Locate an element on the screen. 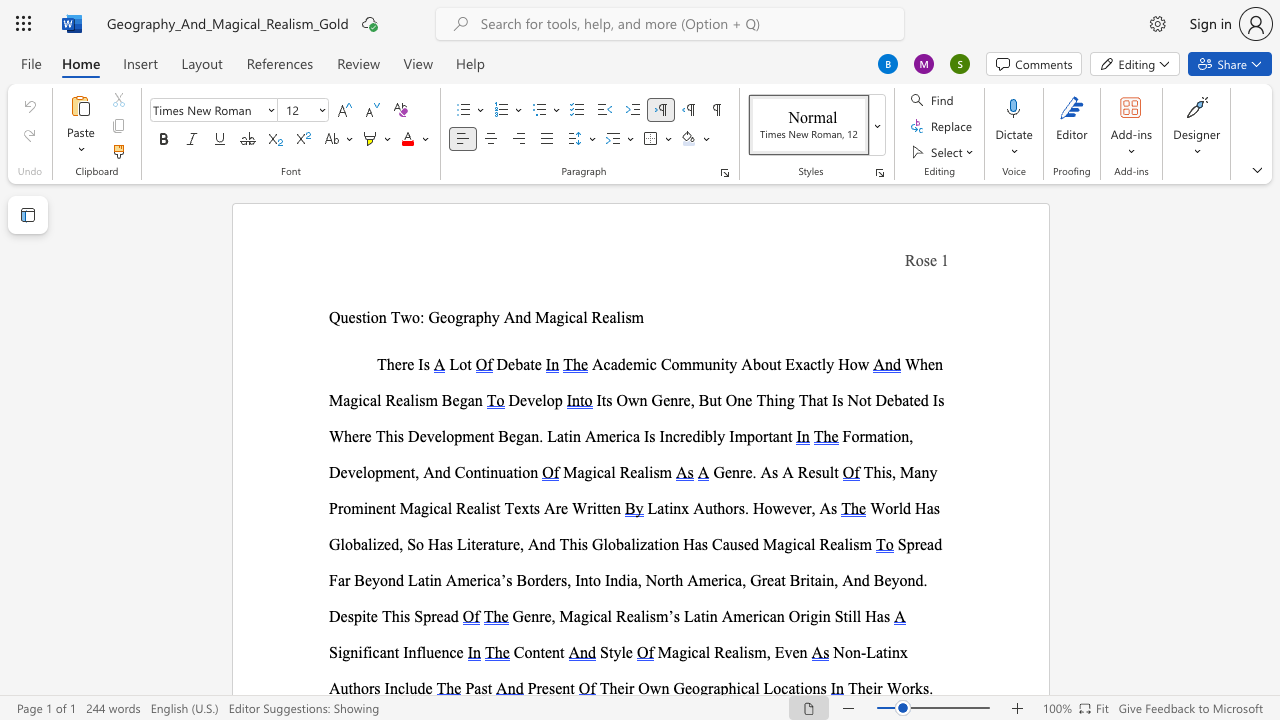  the 3th character "e" in the text is located at coordinates (399, 472).